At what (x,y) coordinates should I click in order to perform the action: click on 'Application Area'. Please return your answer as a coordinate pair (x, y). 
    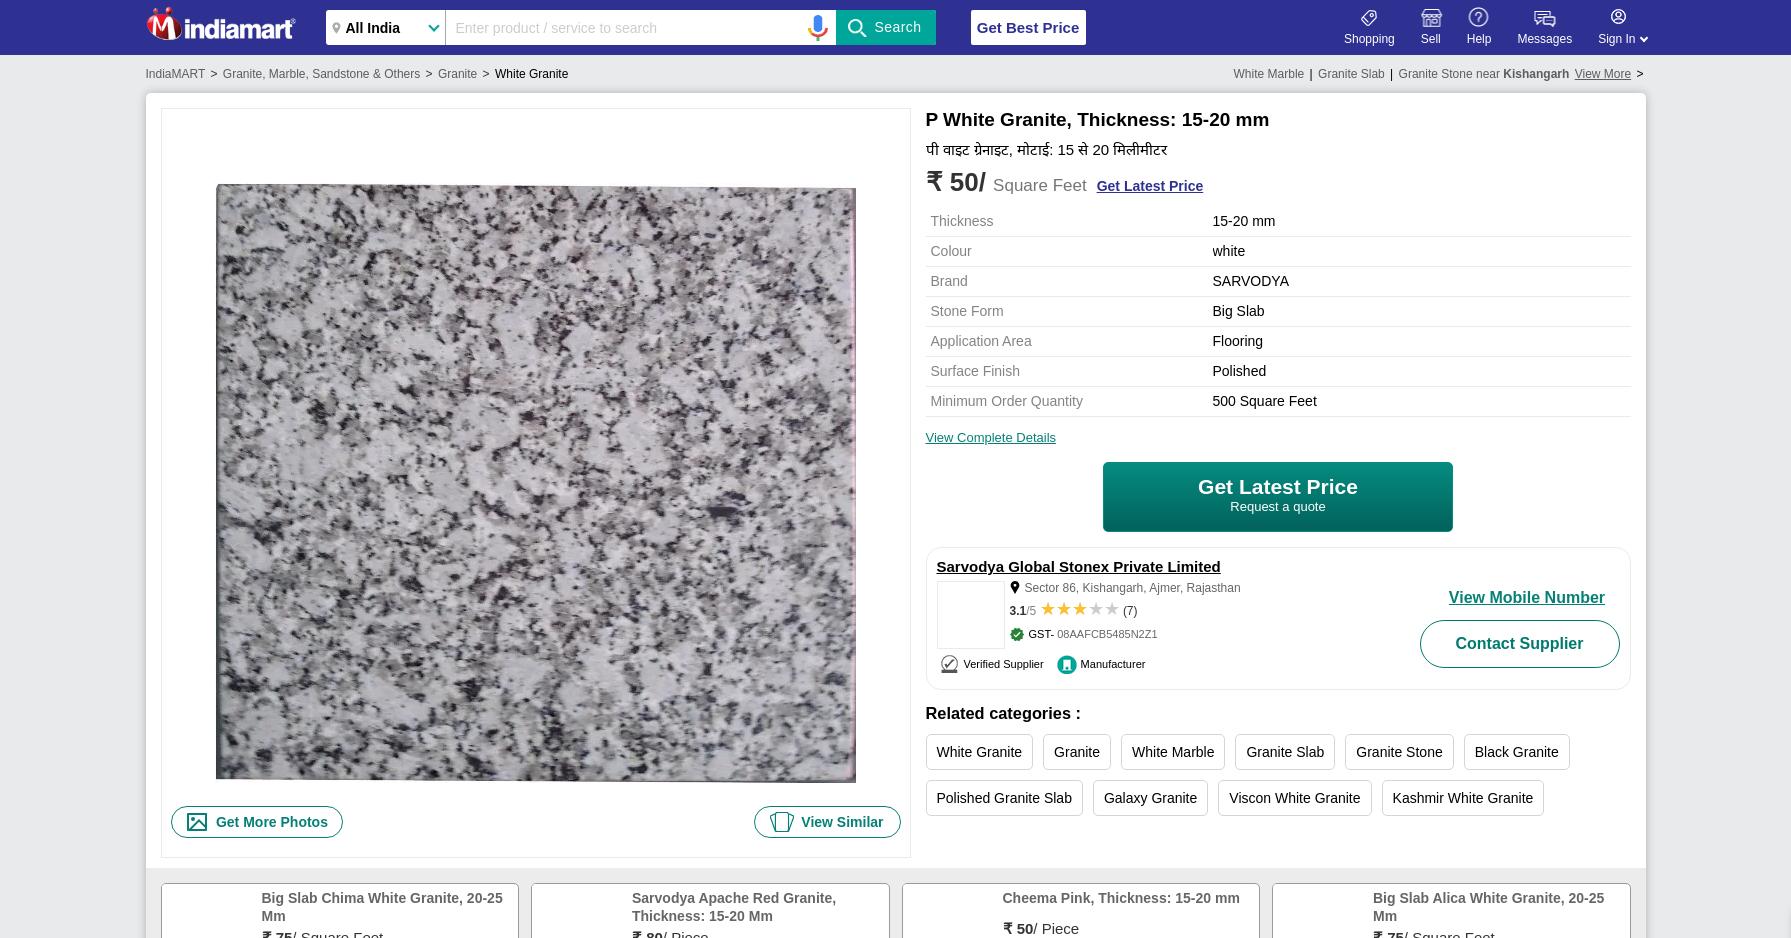
    Looking at the image, I should click on (979, 340).